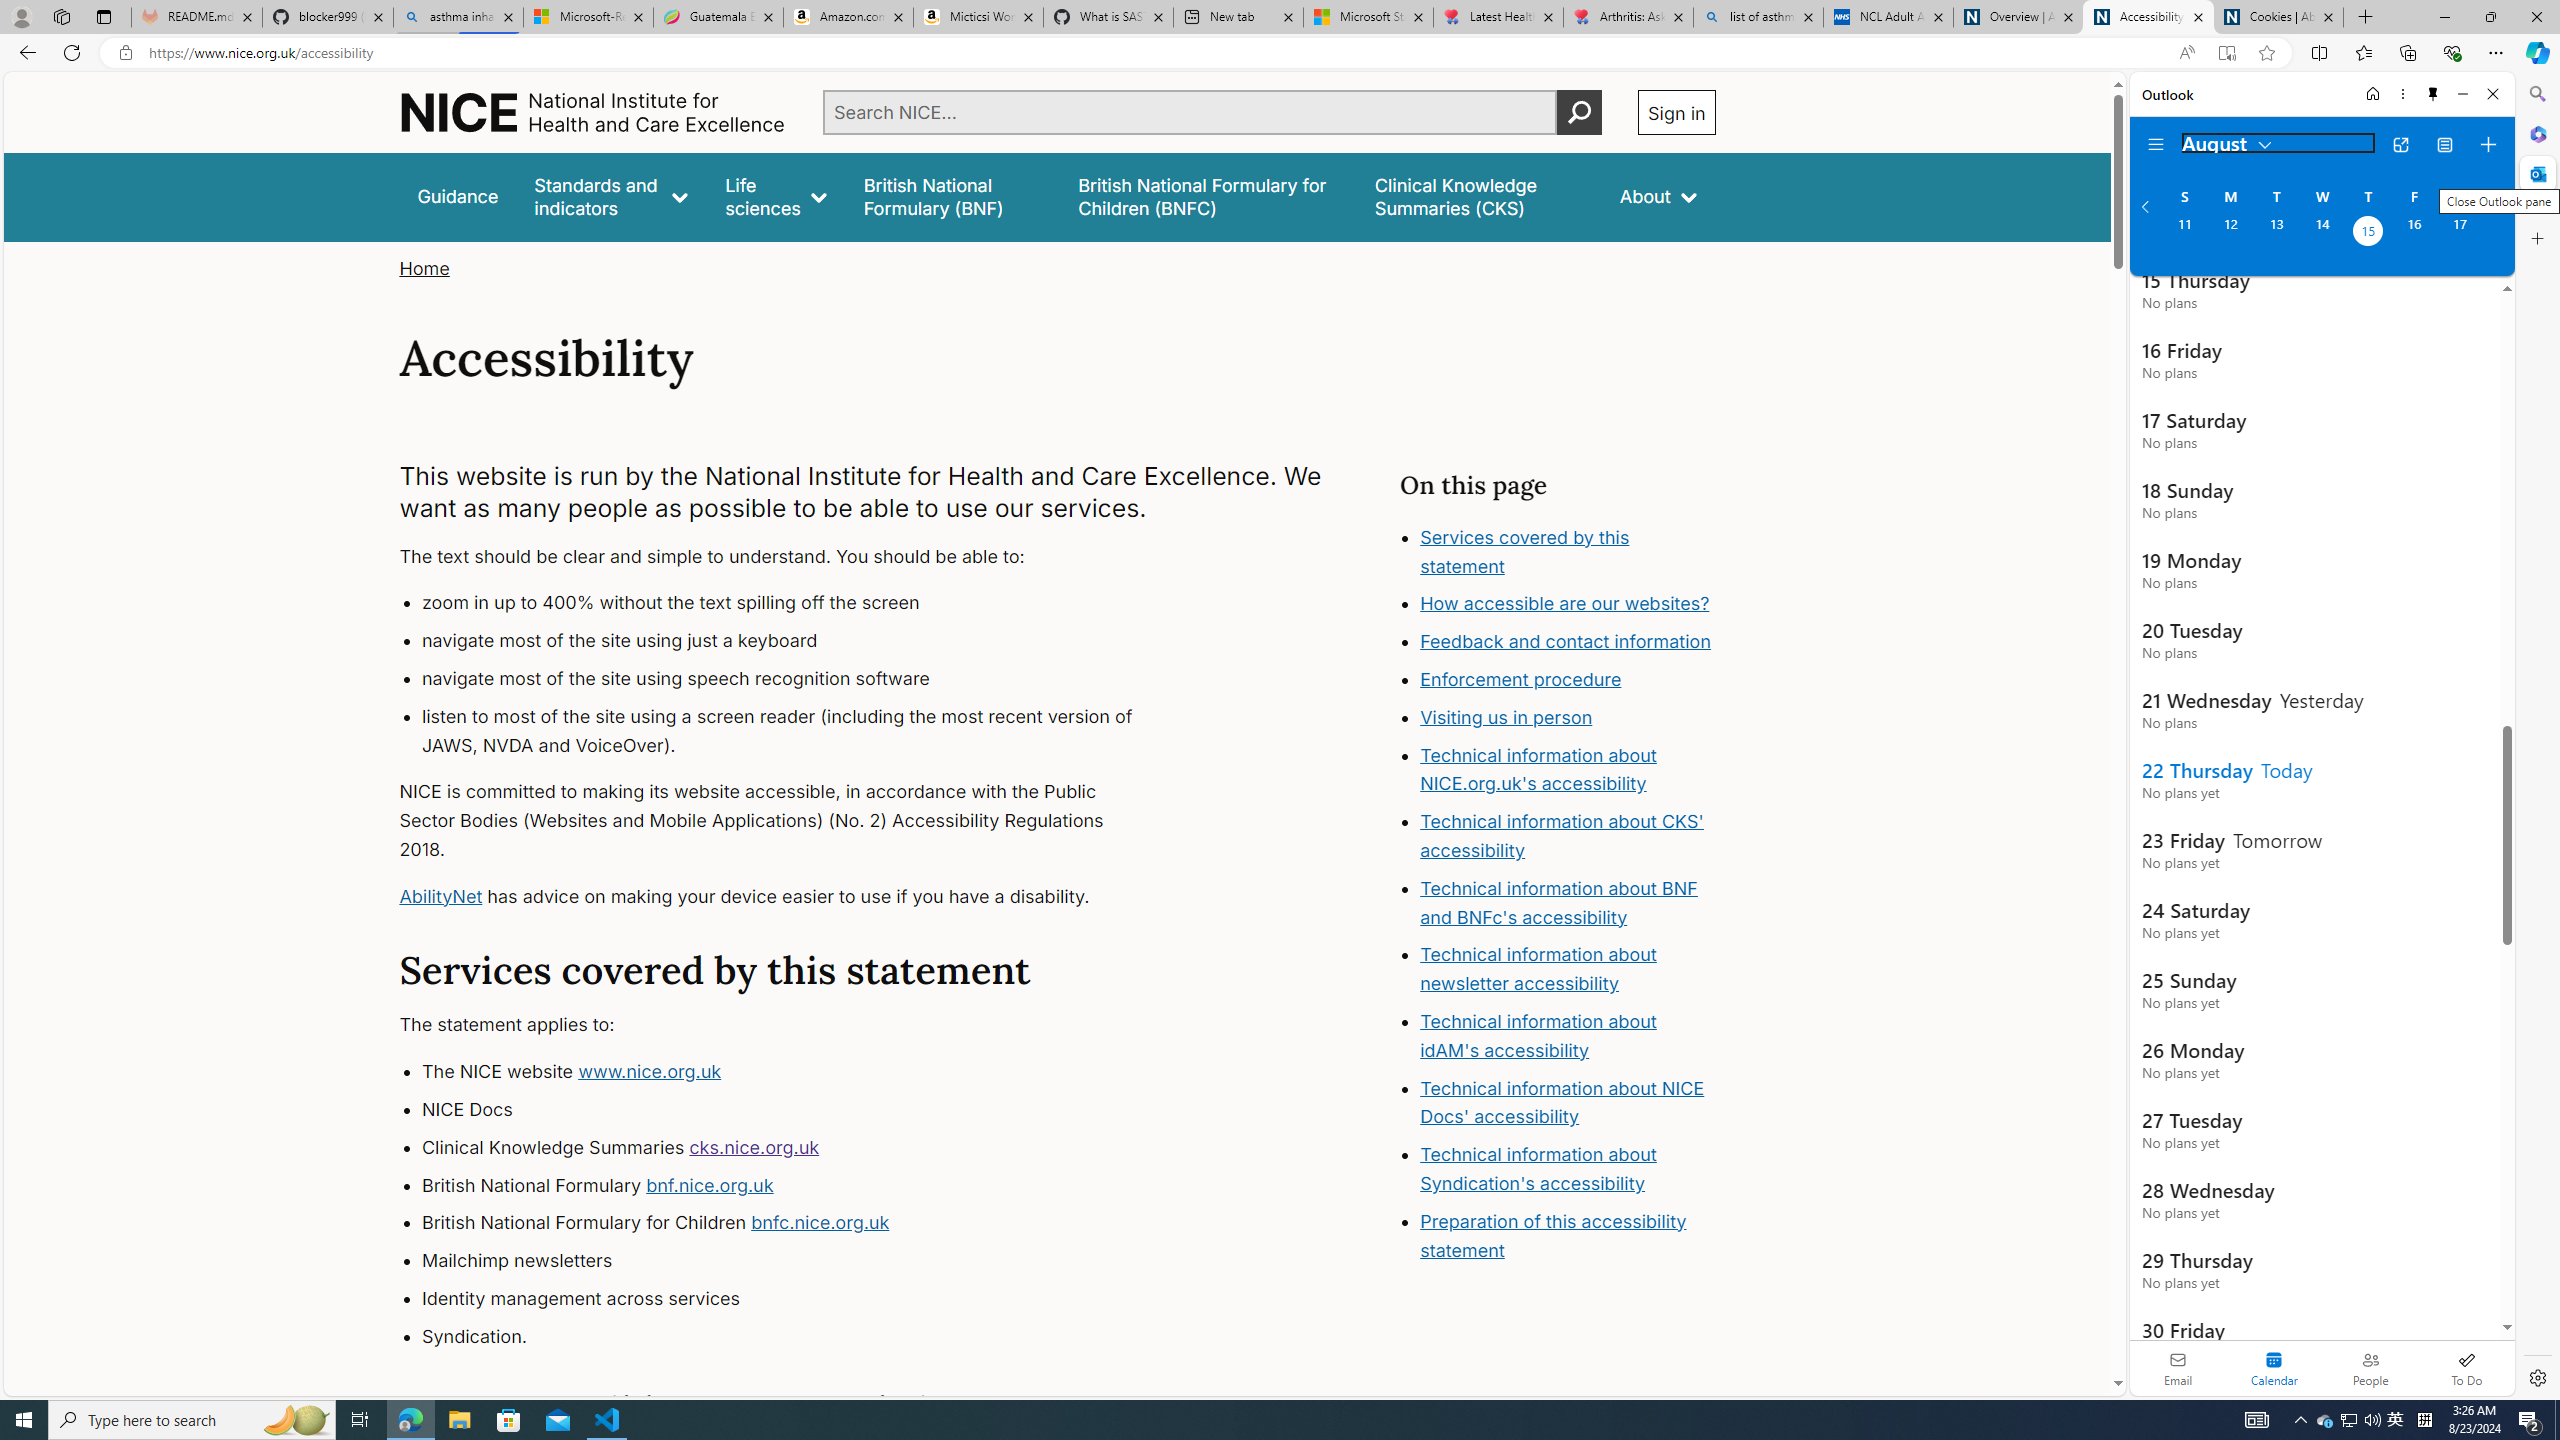  Describe the element at coordinates (1479, 196) in the screenshot. I see `'false'` at that location.